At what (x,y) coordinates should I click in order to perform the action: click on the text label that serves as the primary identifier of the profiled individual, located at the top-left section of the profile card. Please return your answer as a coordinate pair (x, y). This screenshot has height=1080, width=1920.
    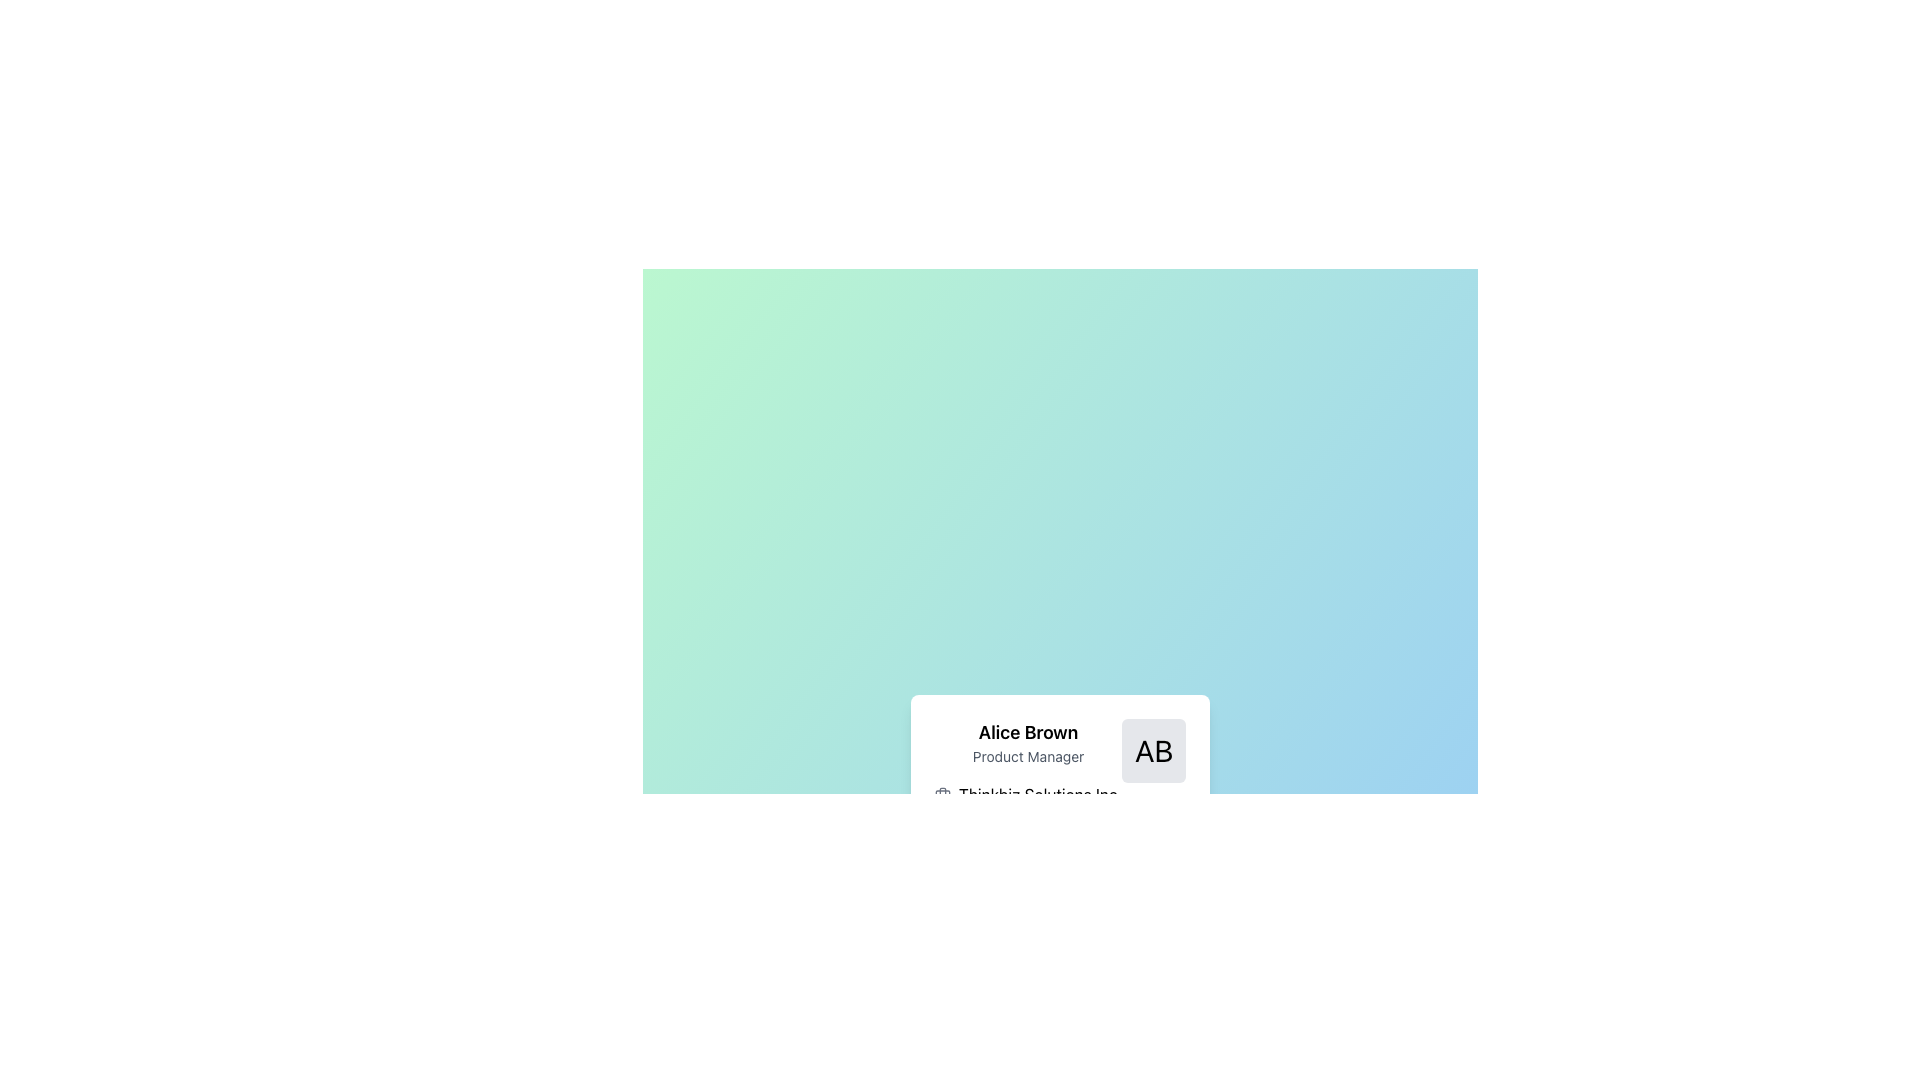
    Looking at the image, I should click on (1028, 732).